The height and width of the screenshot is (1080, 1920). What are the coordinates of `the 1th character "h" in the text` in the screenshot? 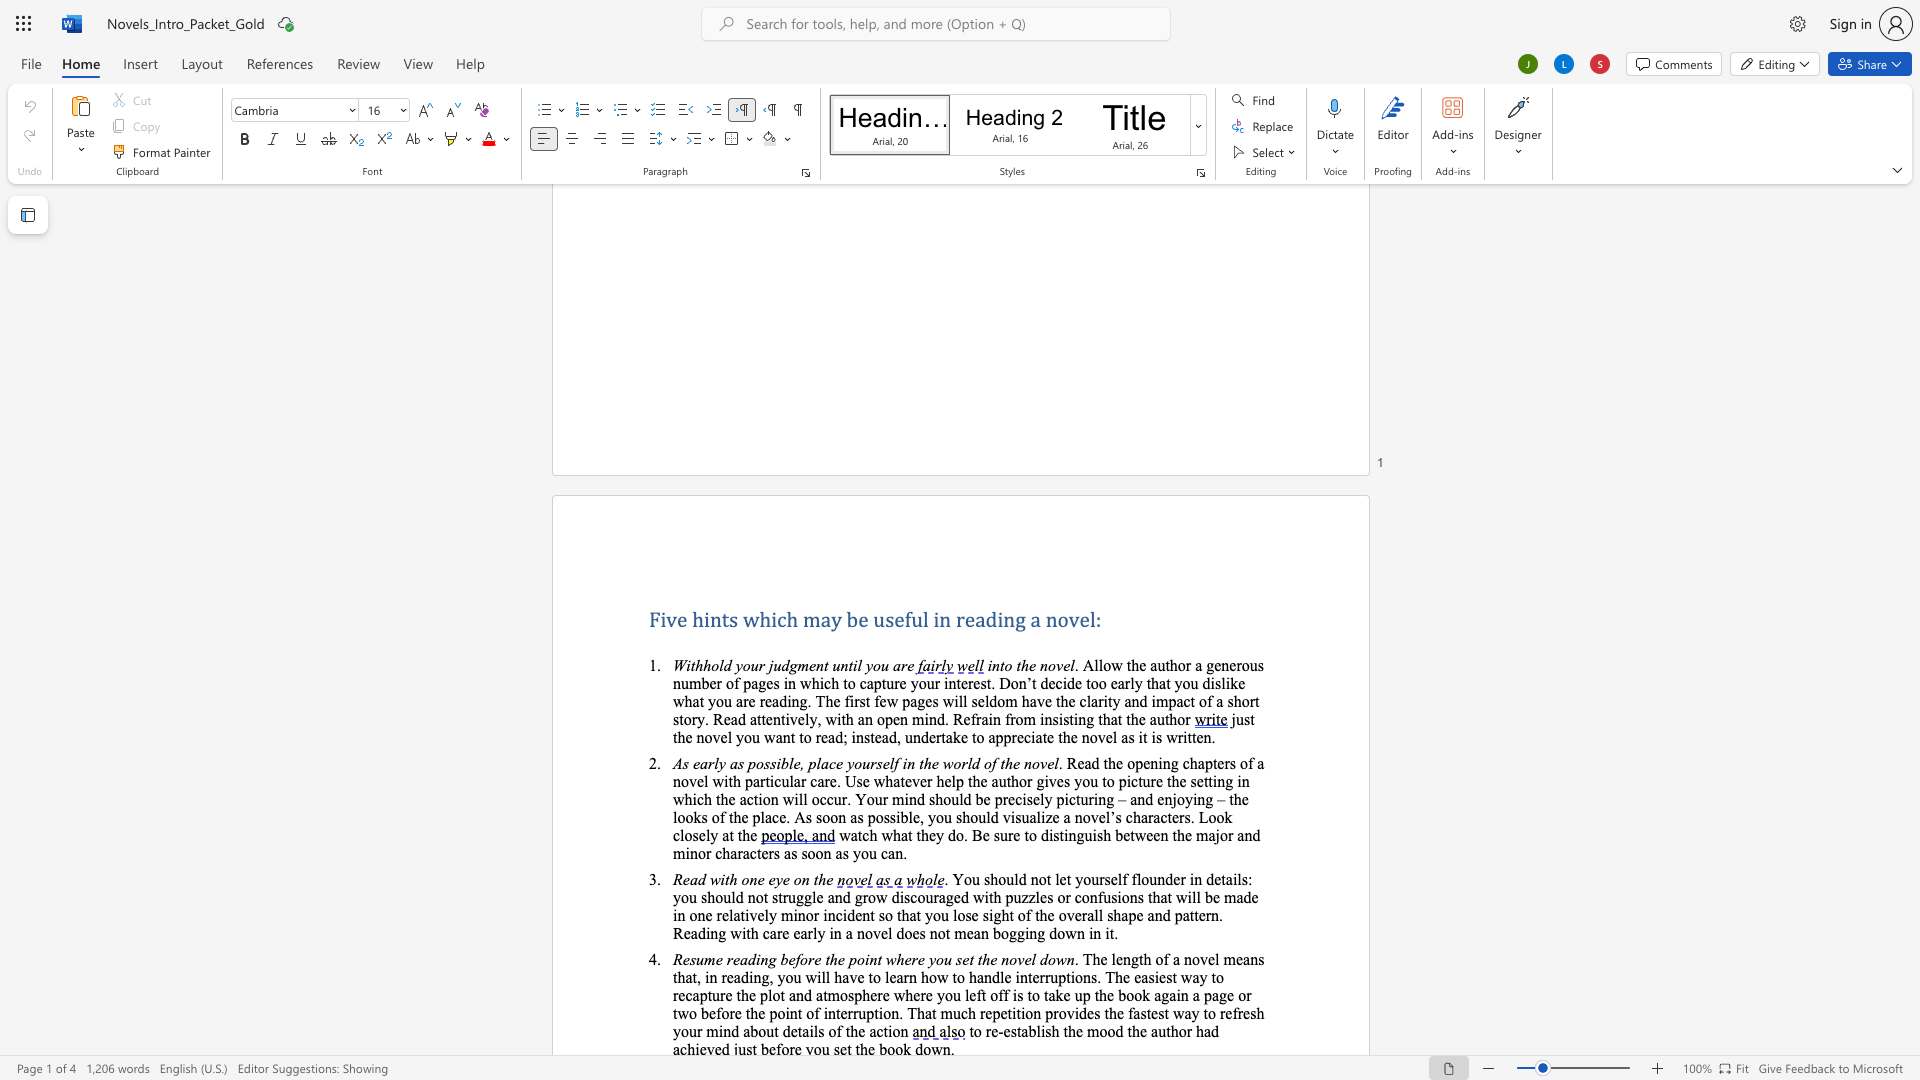 It's located at (699, 665).